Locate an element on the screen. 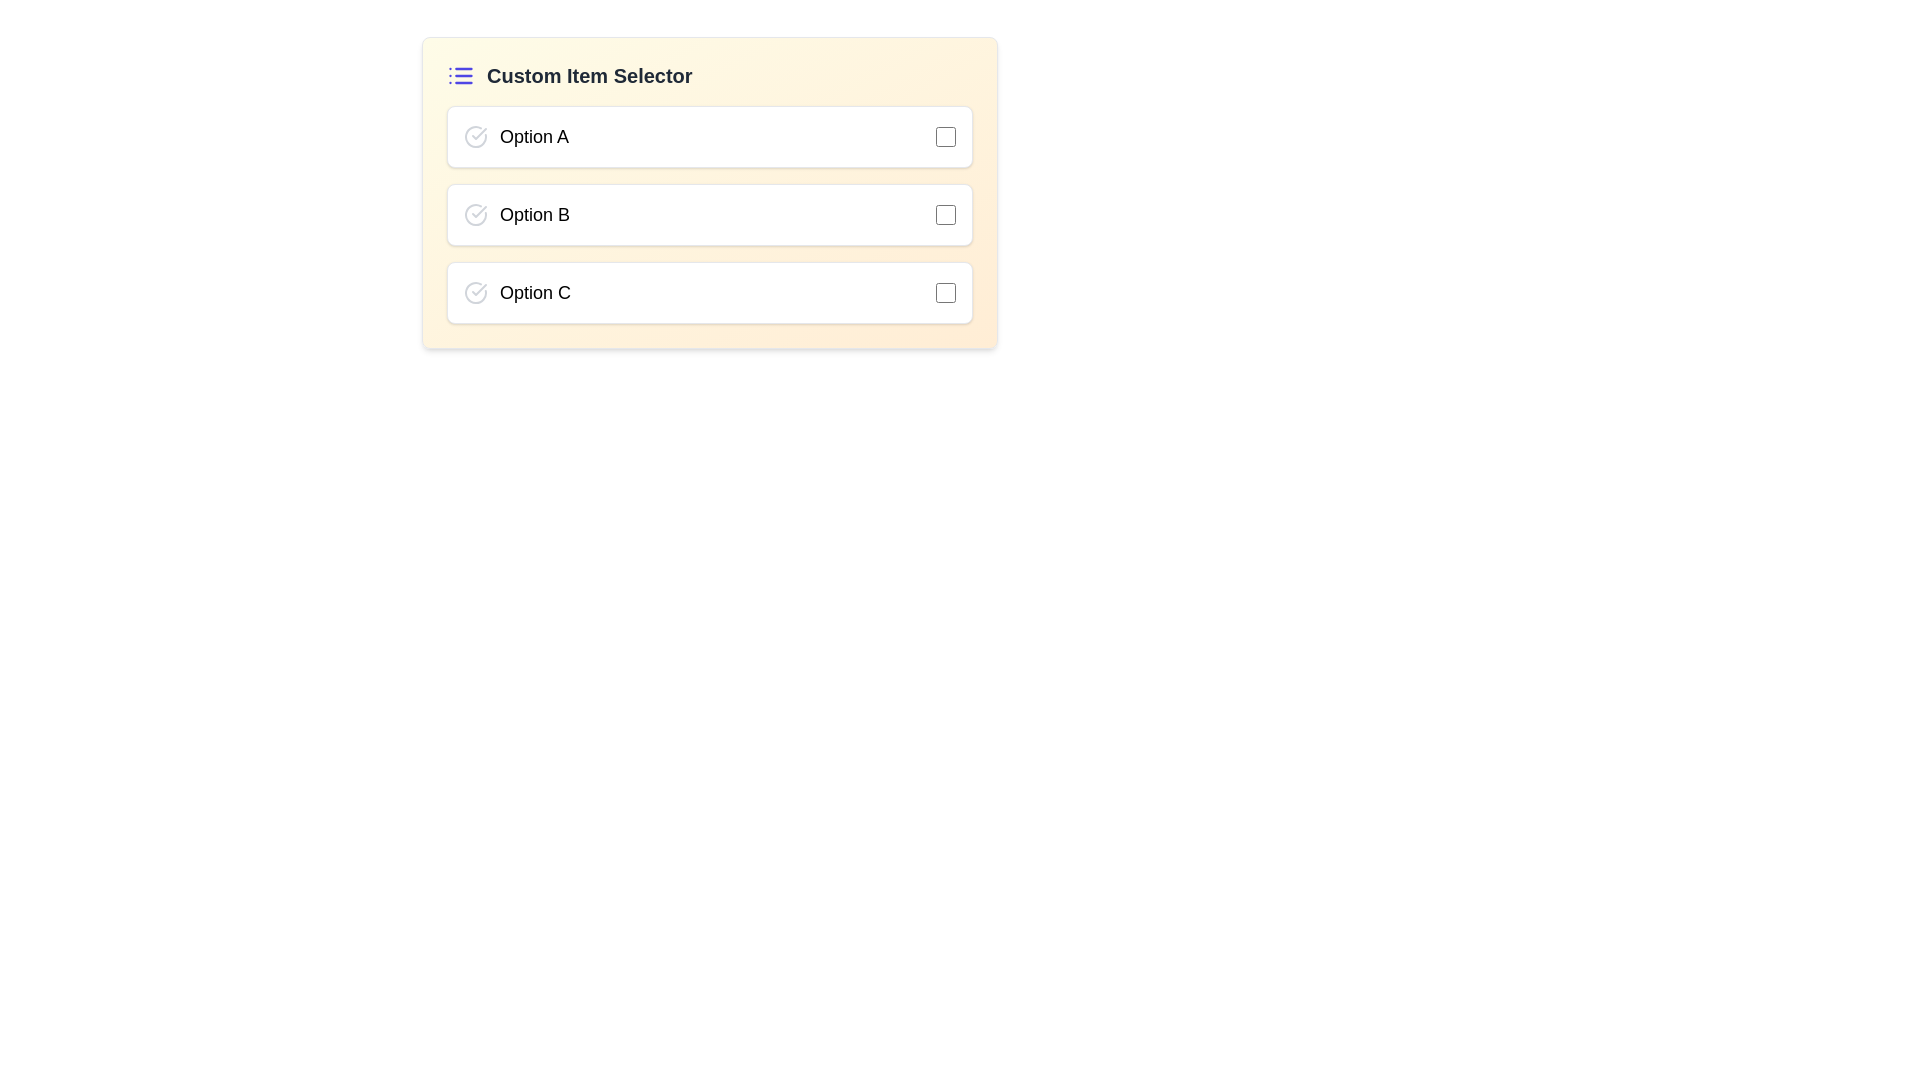 The height and width of the screenshot is (1080, 1920). the circular gray icon with a checkmark next to the 'Option A' text, which indicates the selected option in the list is located at coordinates (474, 136).